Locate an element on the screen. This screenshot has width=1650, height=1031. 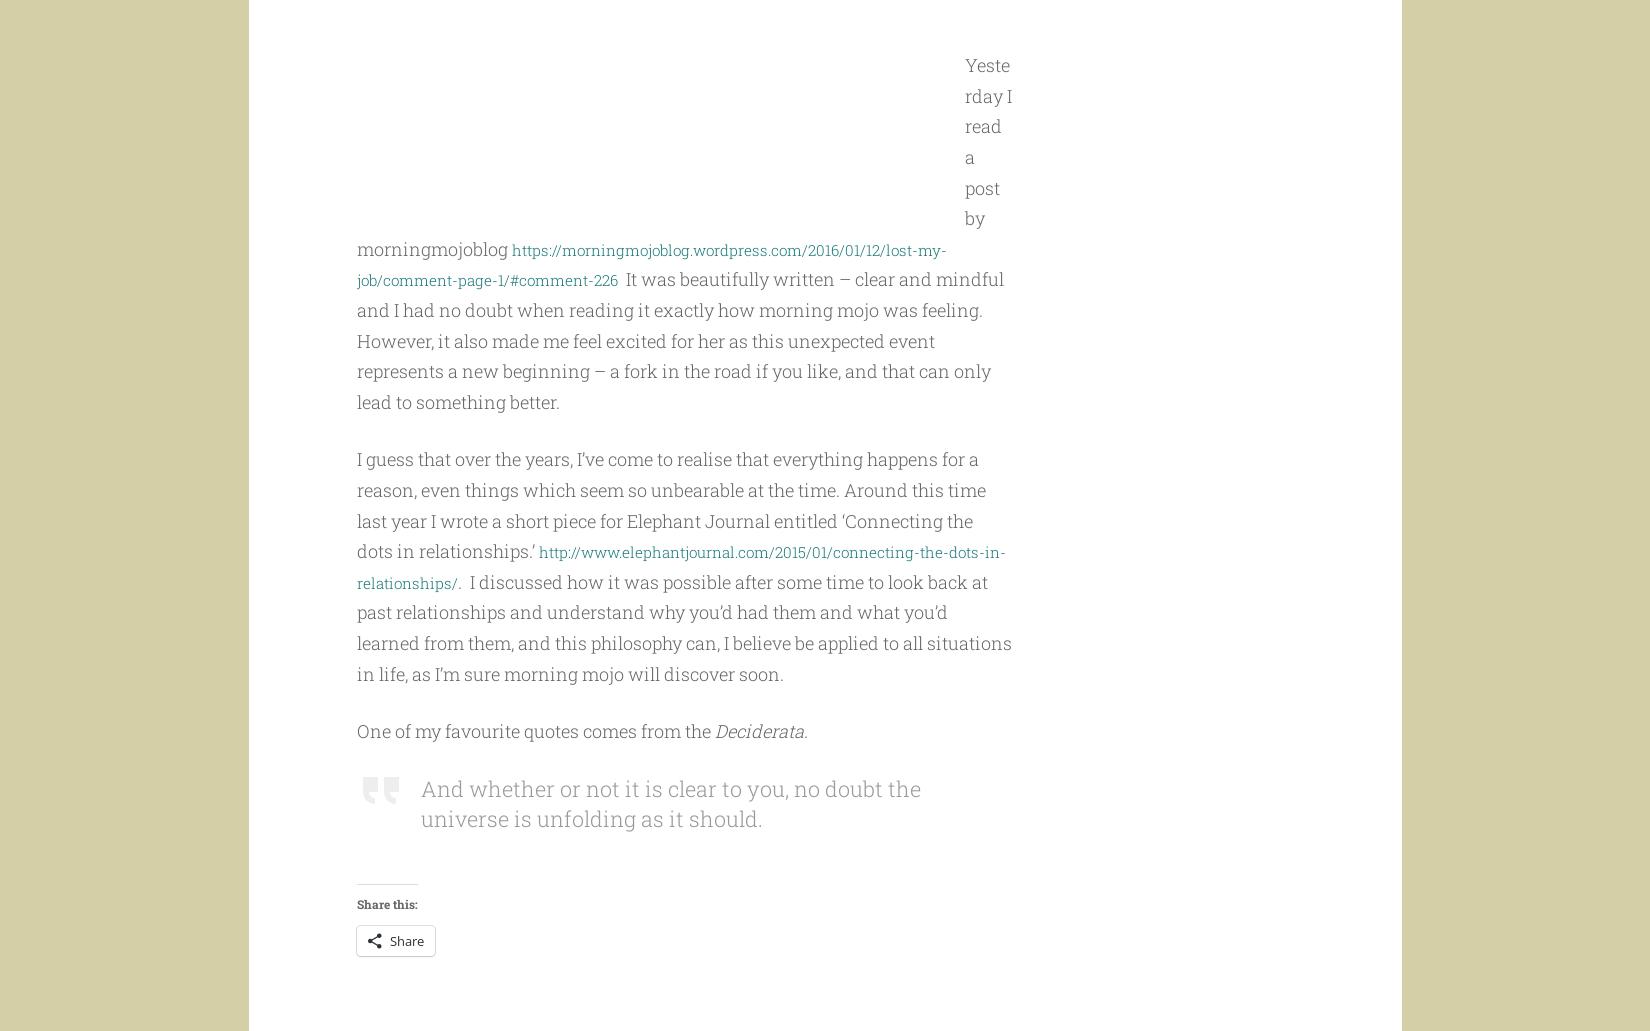
'Deciderata.' is located at coordinates (759, 768).